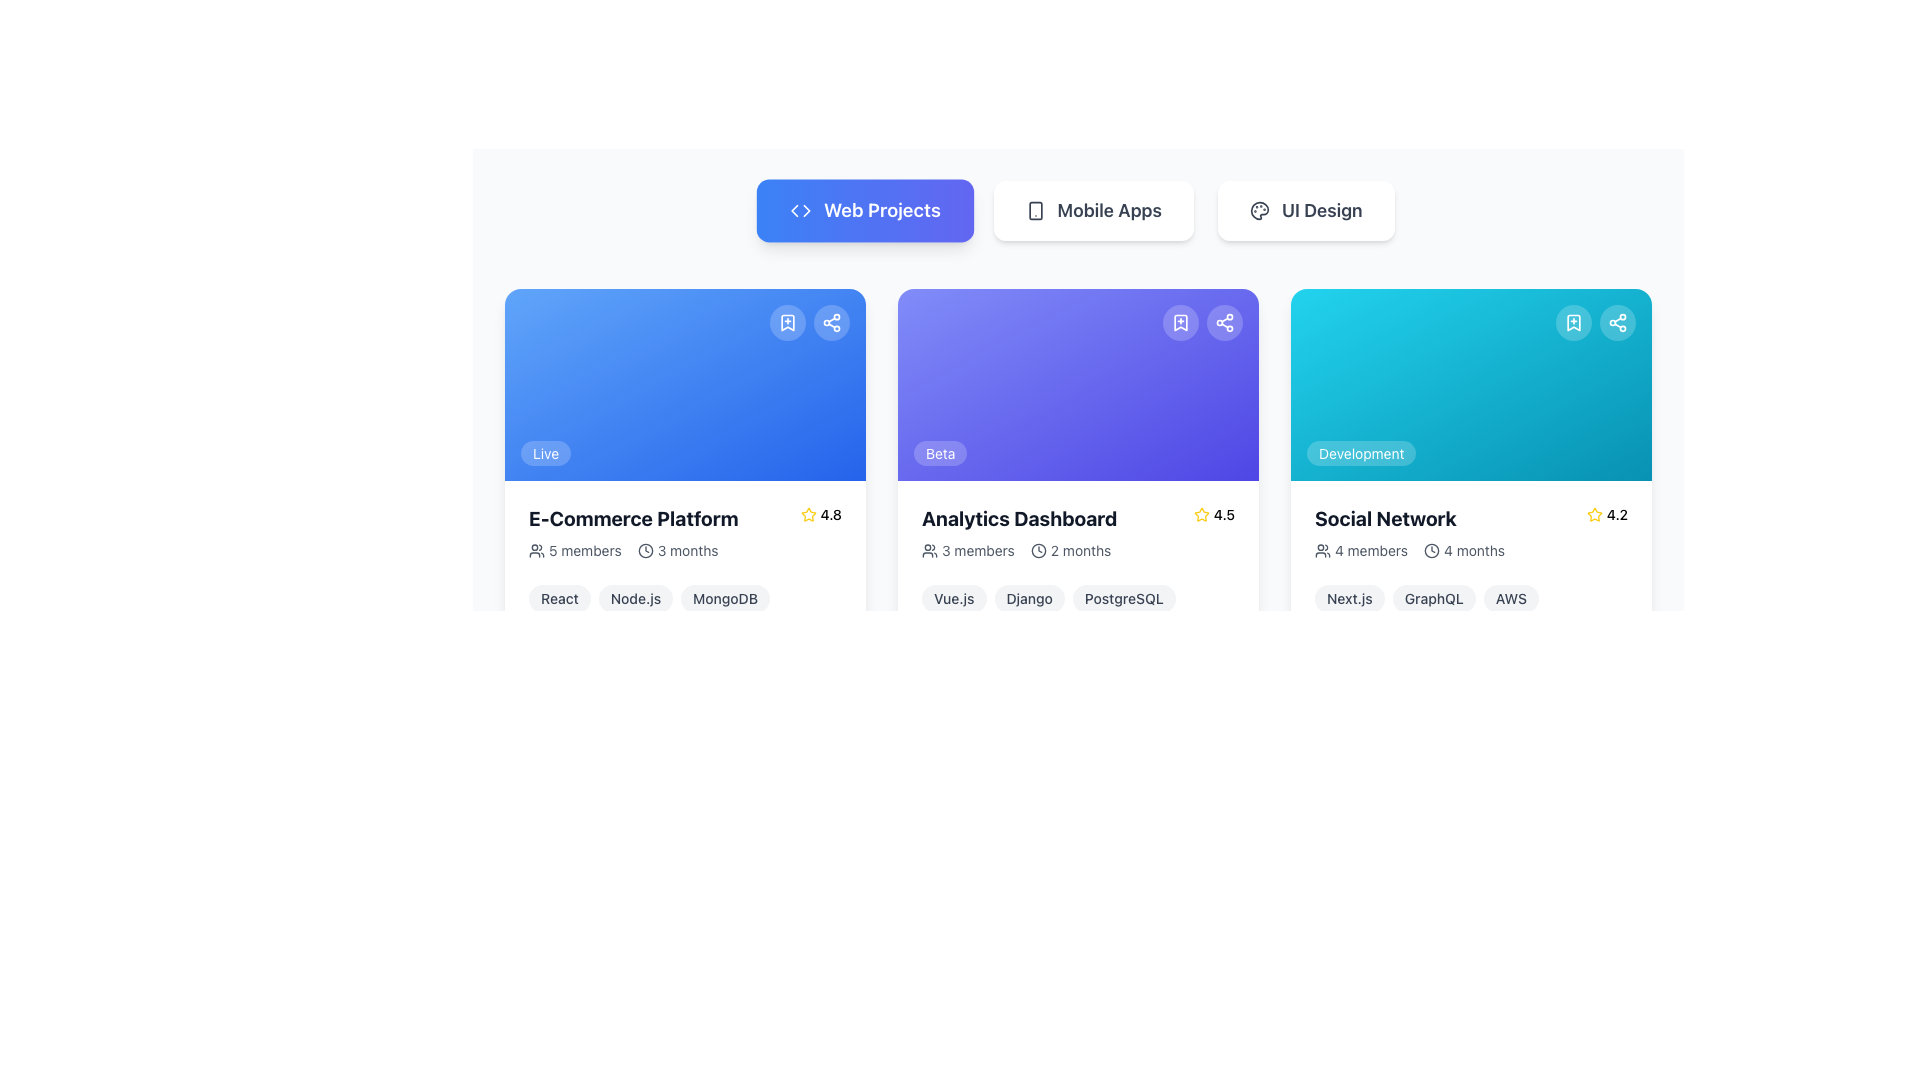 The image size is (1920, 1080). I want to click on the Vue.js label on the Analytics Dashboard card, which is the first of three horizontally aligned sibling elements in the center-bottom region, so click(953, 597).